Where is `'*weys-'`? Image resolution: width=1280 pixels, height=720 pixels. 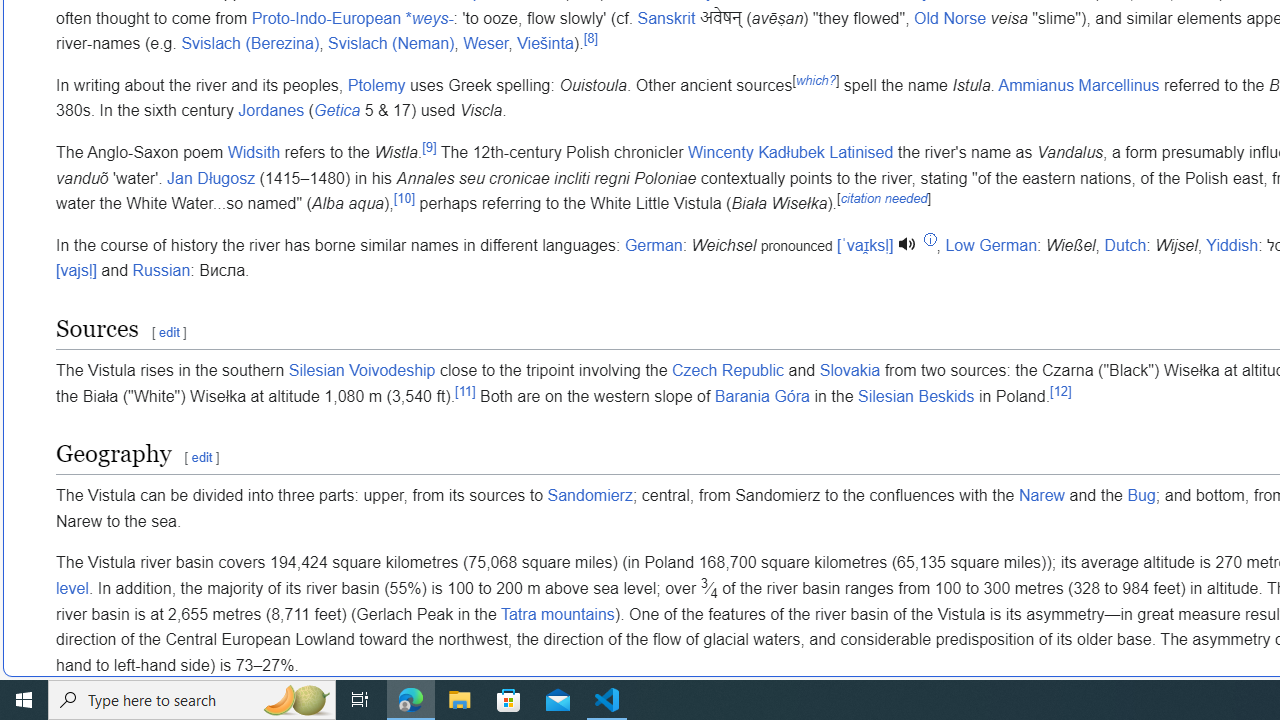
'*weys-' is located at coordinates (428, 18).